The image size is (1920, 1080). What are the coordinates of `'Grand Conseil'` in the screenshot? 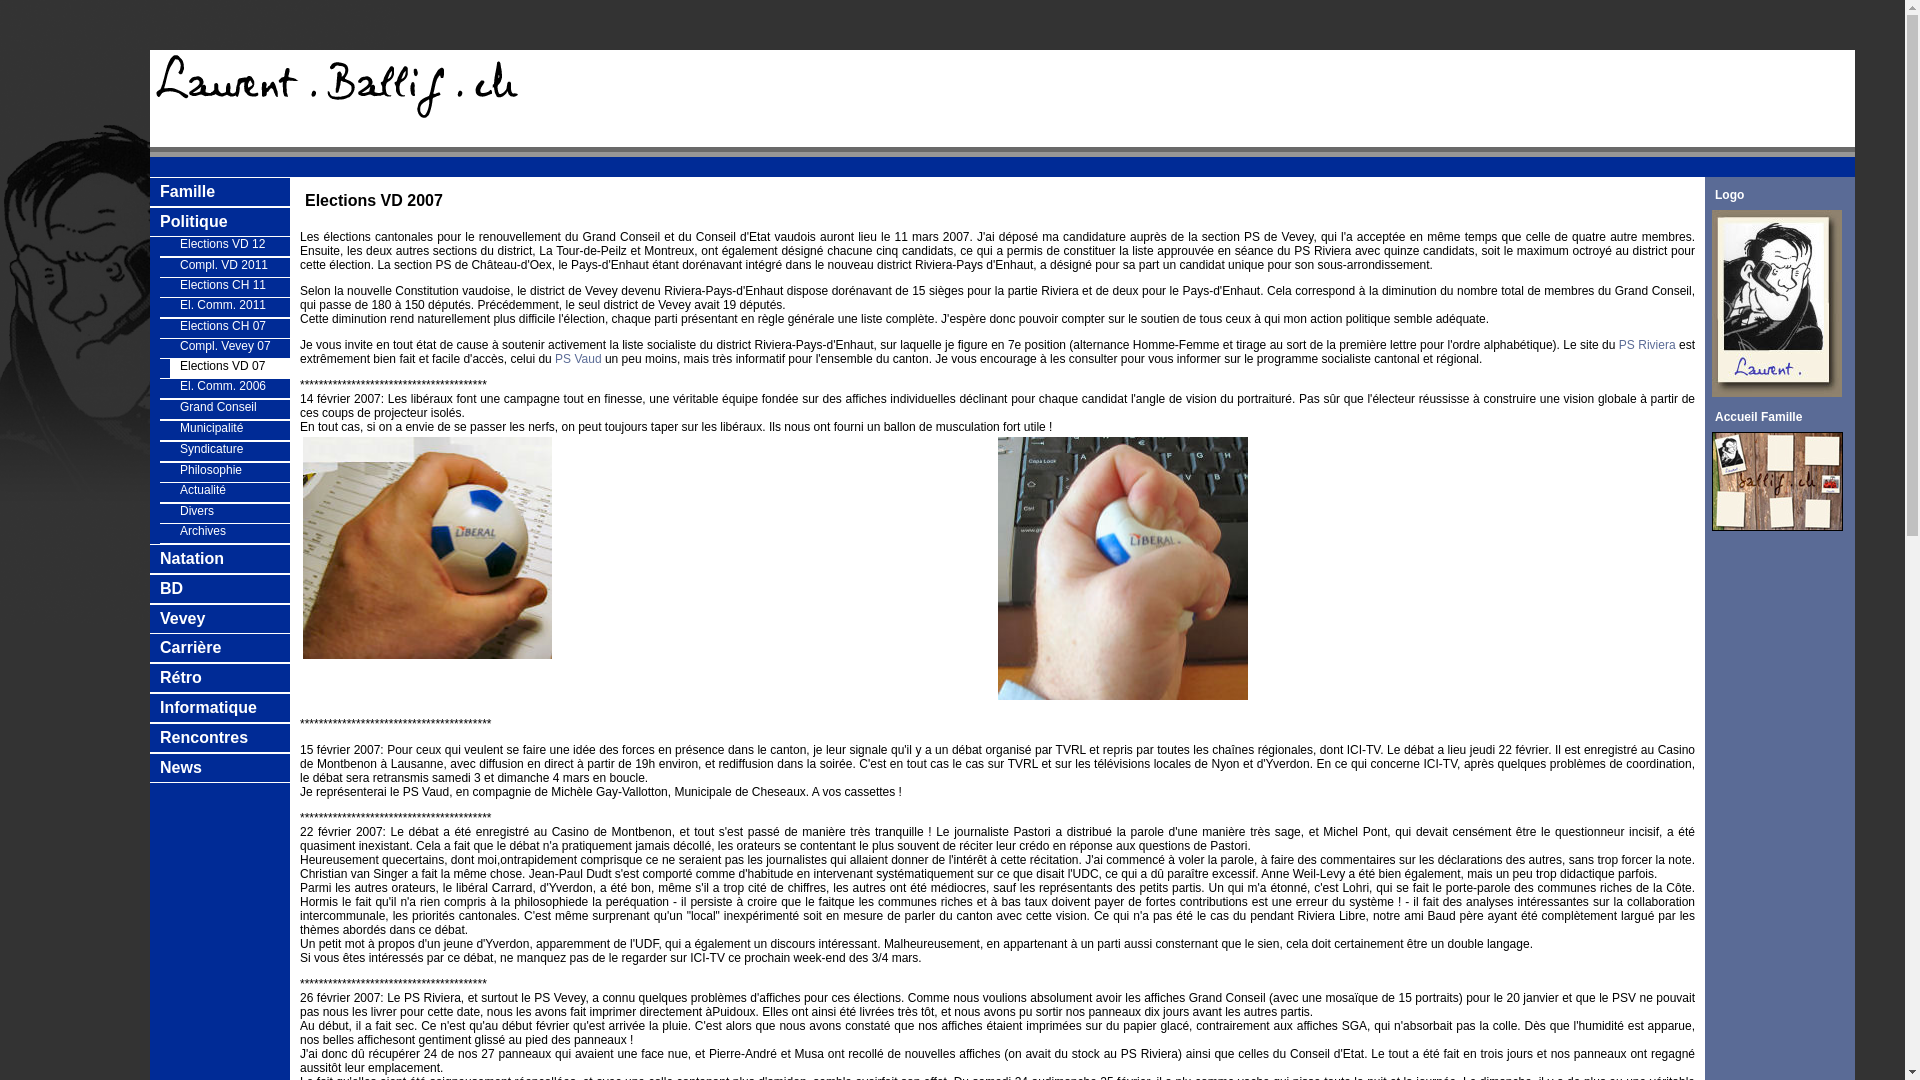 It's located at (233, 406).